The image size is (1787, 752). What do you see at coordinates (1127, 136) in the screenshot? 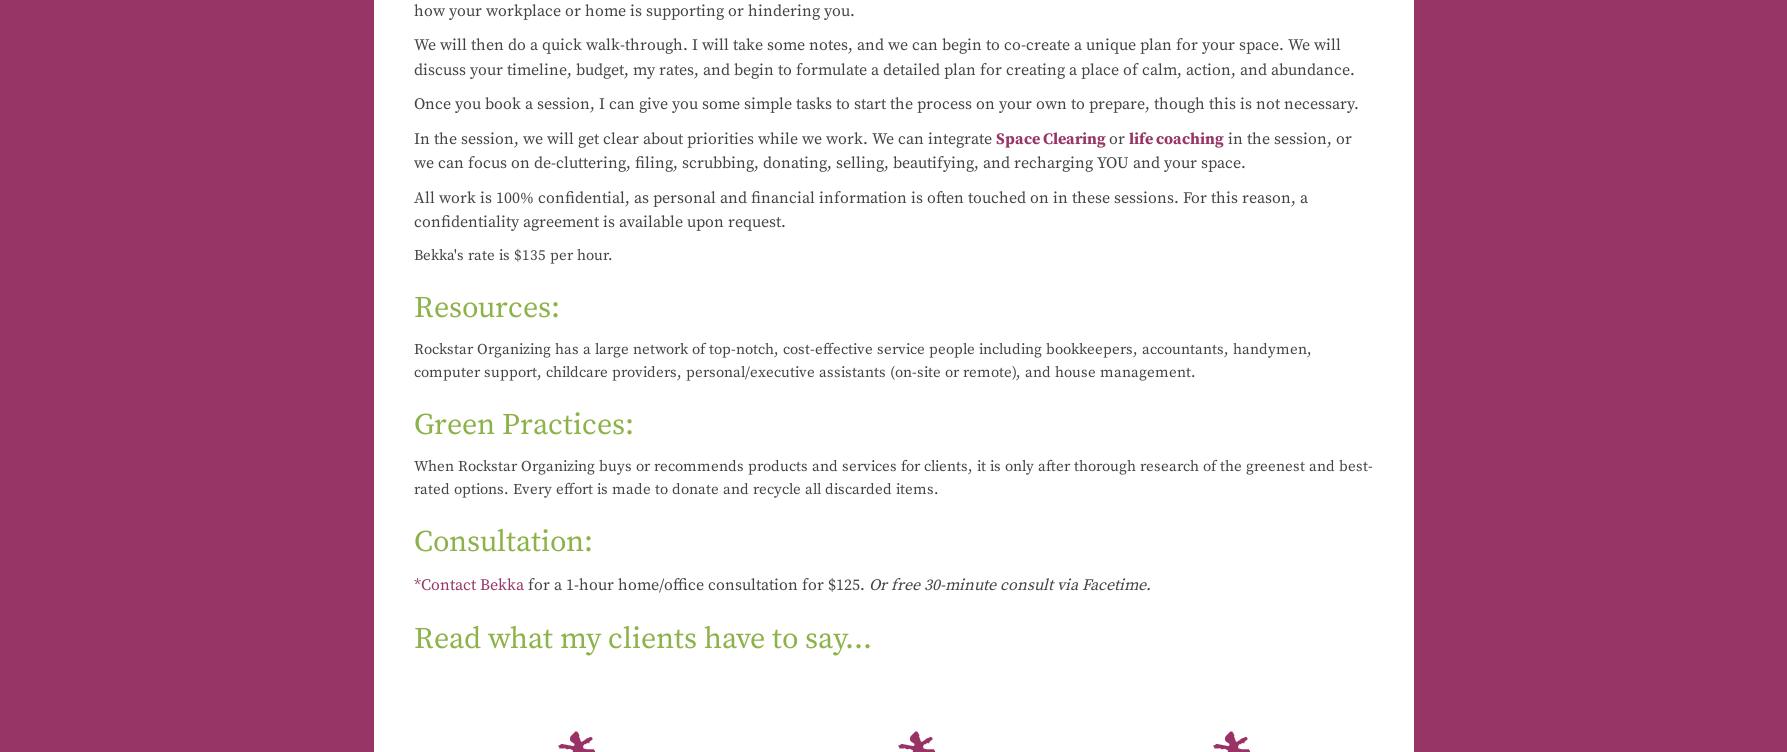
I see `'life coaching'` at bounding box center [1127, 136].